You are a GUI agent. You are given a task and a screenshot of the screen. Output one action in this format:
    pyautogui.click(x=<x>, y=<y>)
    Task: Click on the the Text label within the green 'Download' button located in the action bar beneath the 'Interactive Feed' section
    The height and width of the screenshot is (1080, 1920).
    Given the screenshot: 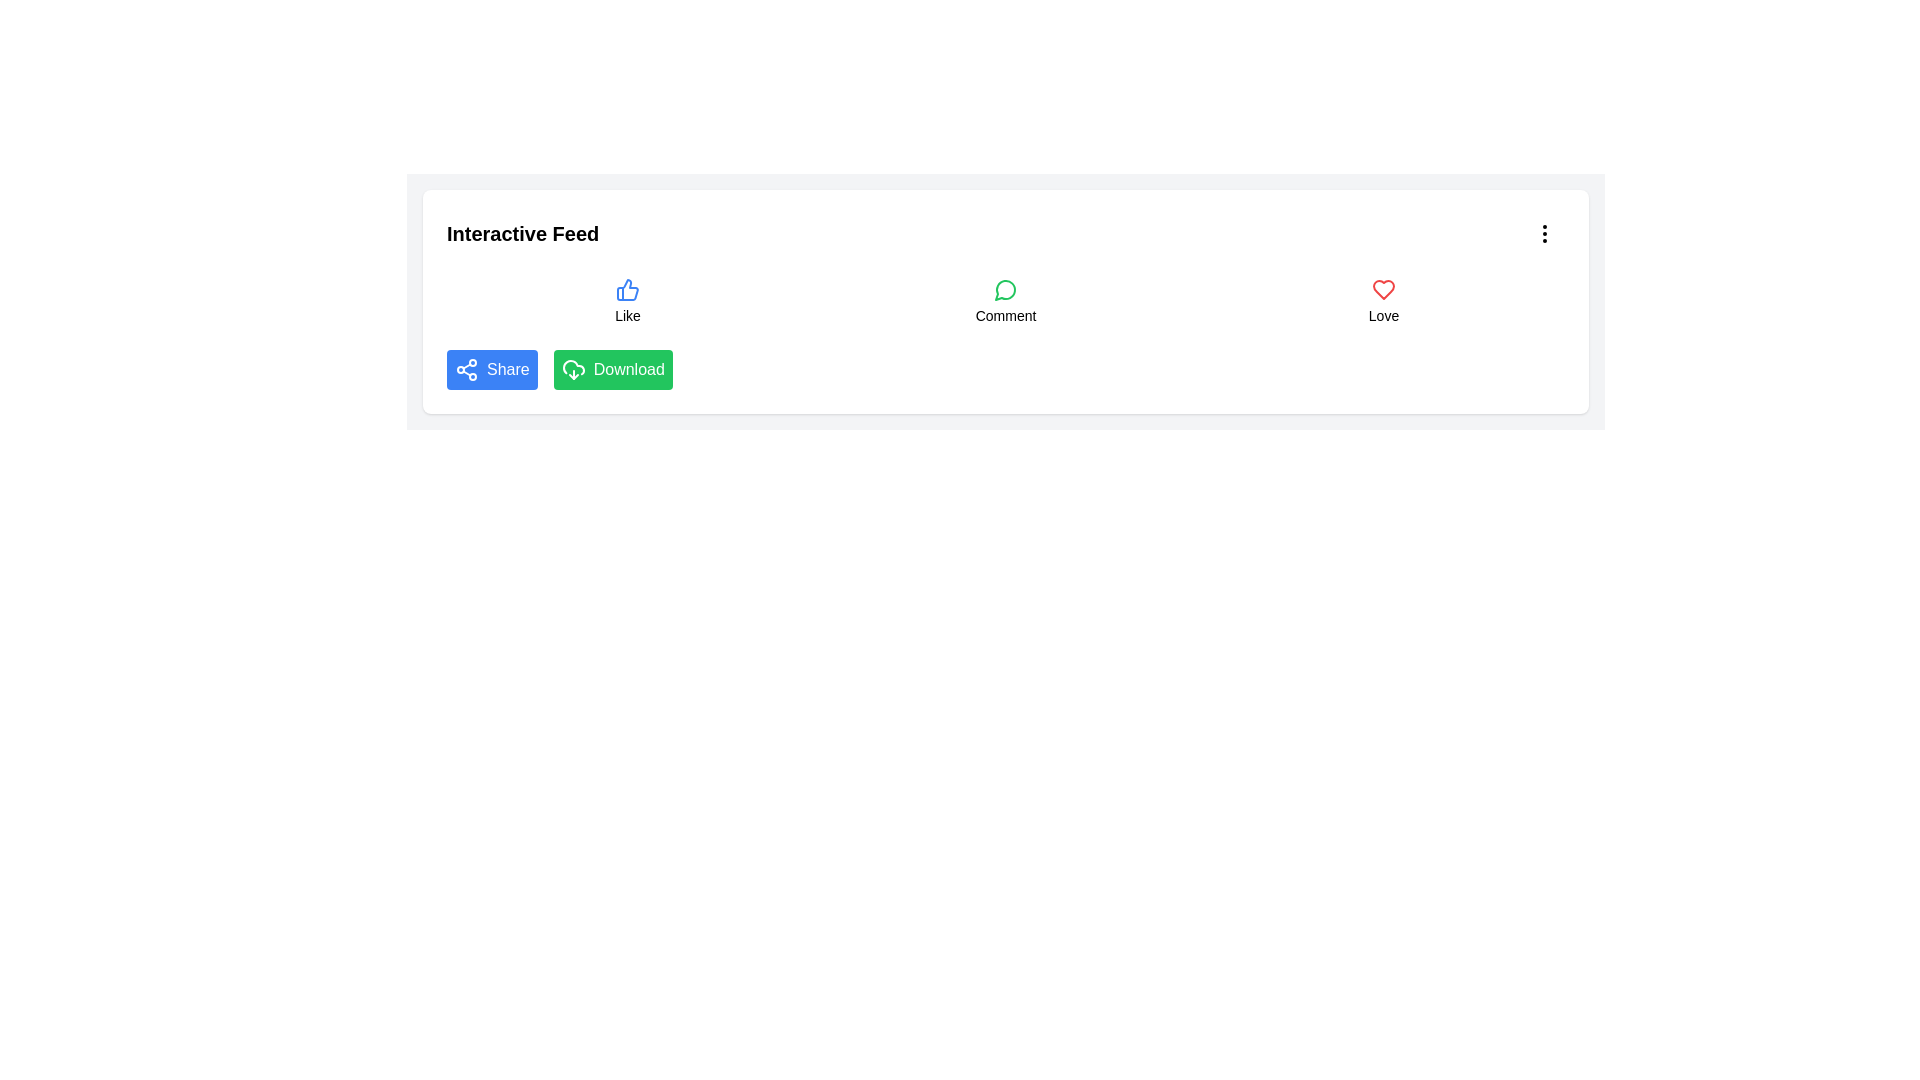 What is the action you would take?
    pyautogui.click(x=628, y=370)
    